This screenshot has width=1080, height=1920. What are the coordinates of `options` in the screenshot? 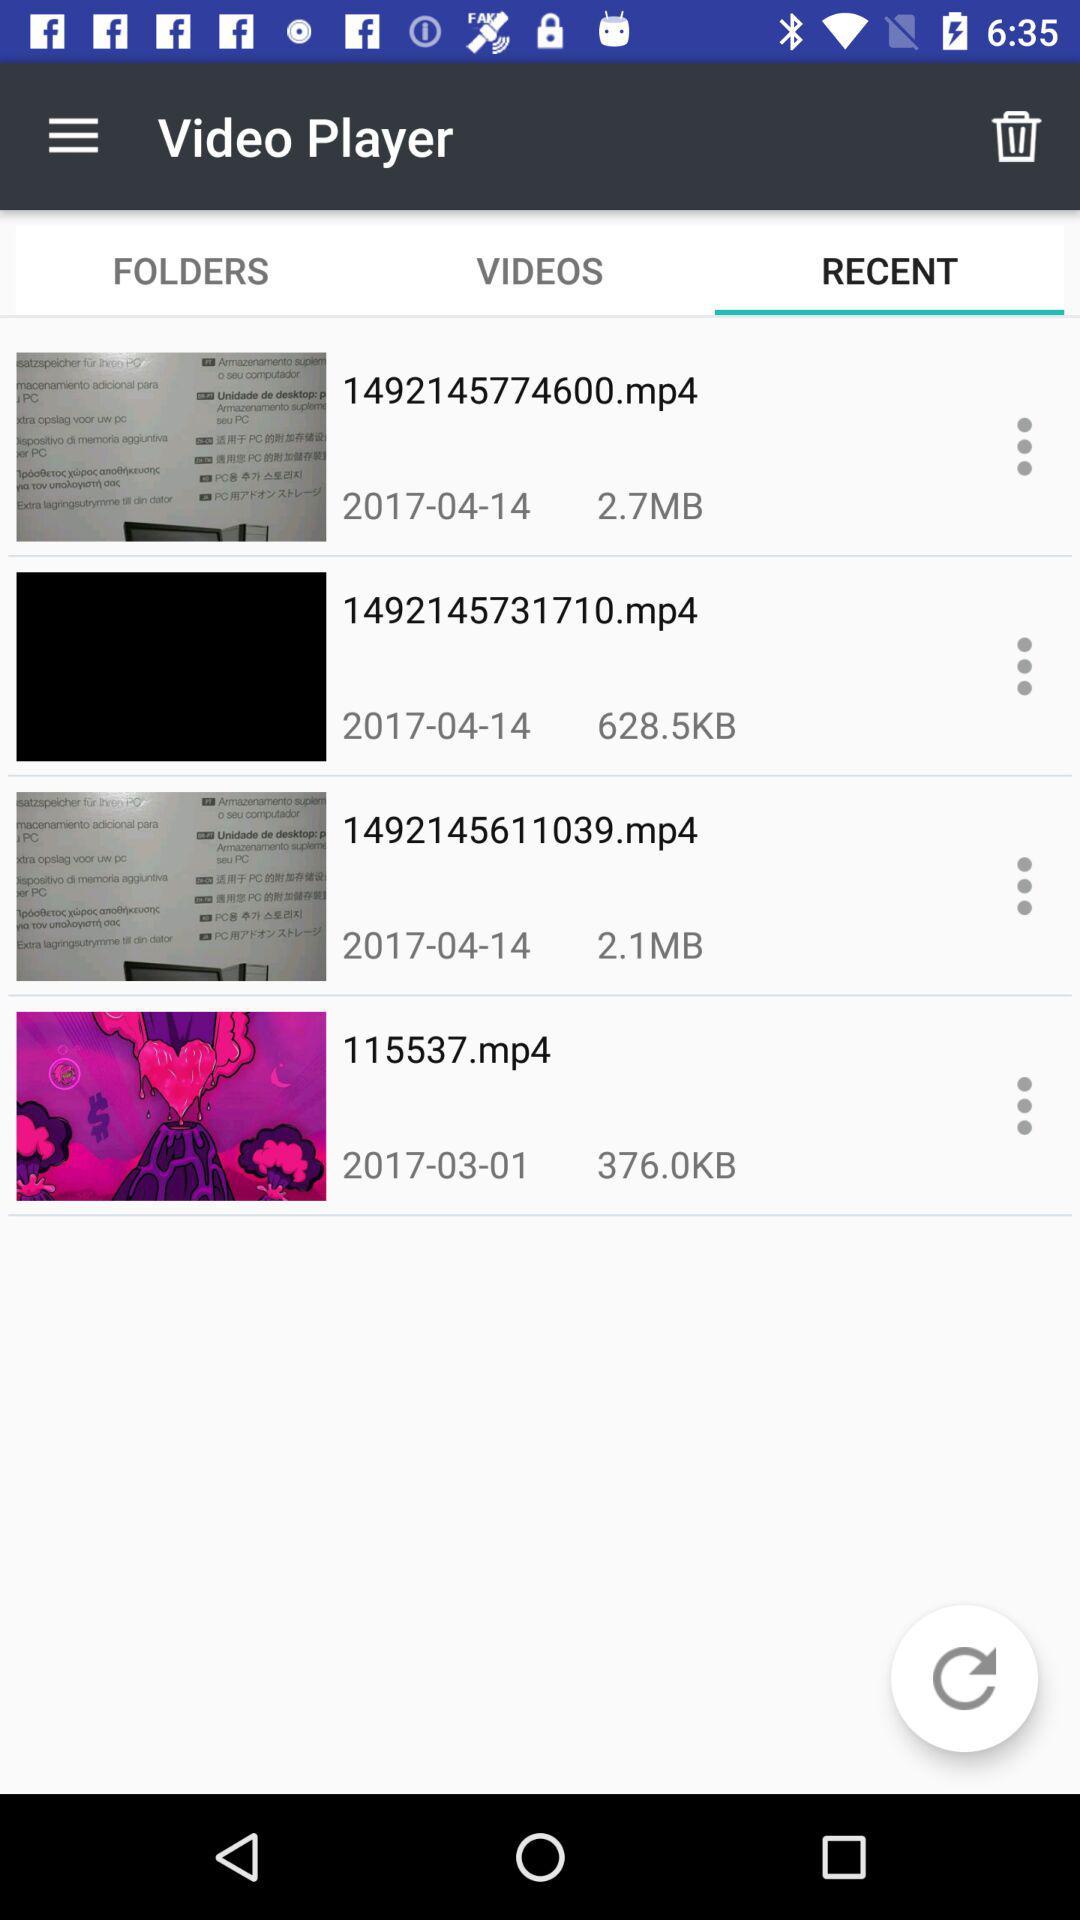 It's located at (1024, 1104).